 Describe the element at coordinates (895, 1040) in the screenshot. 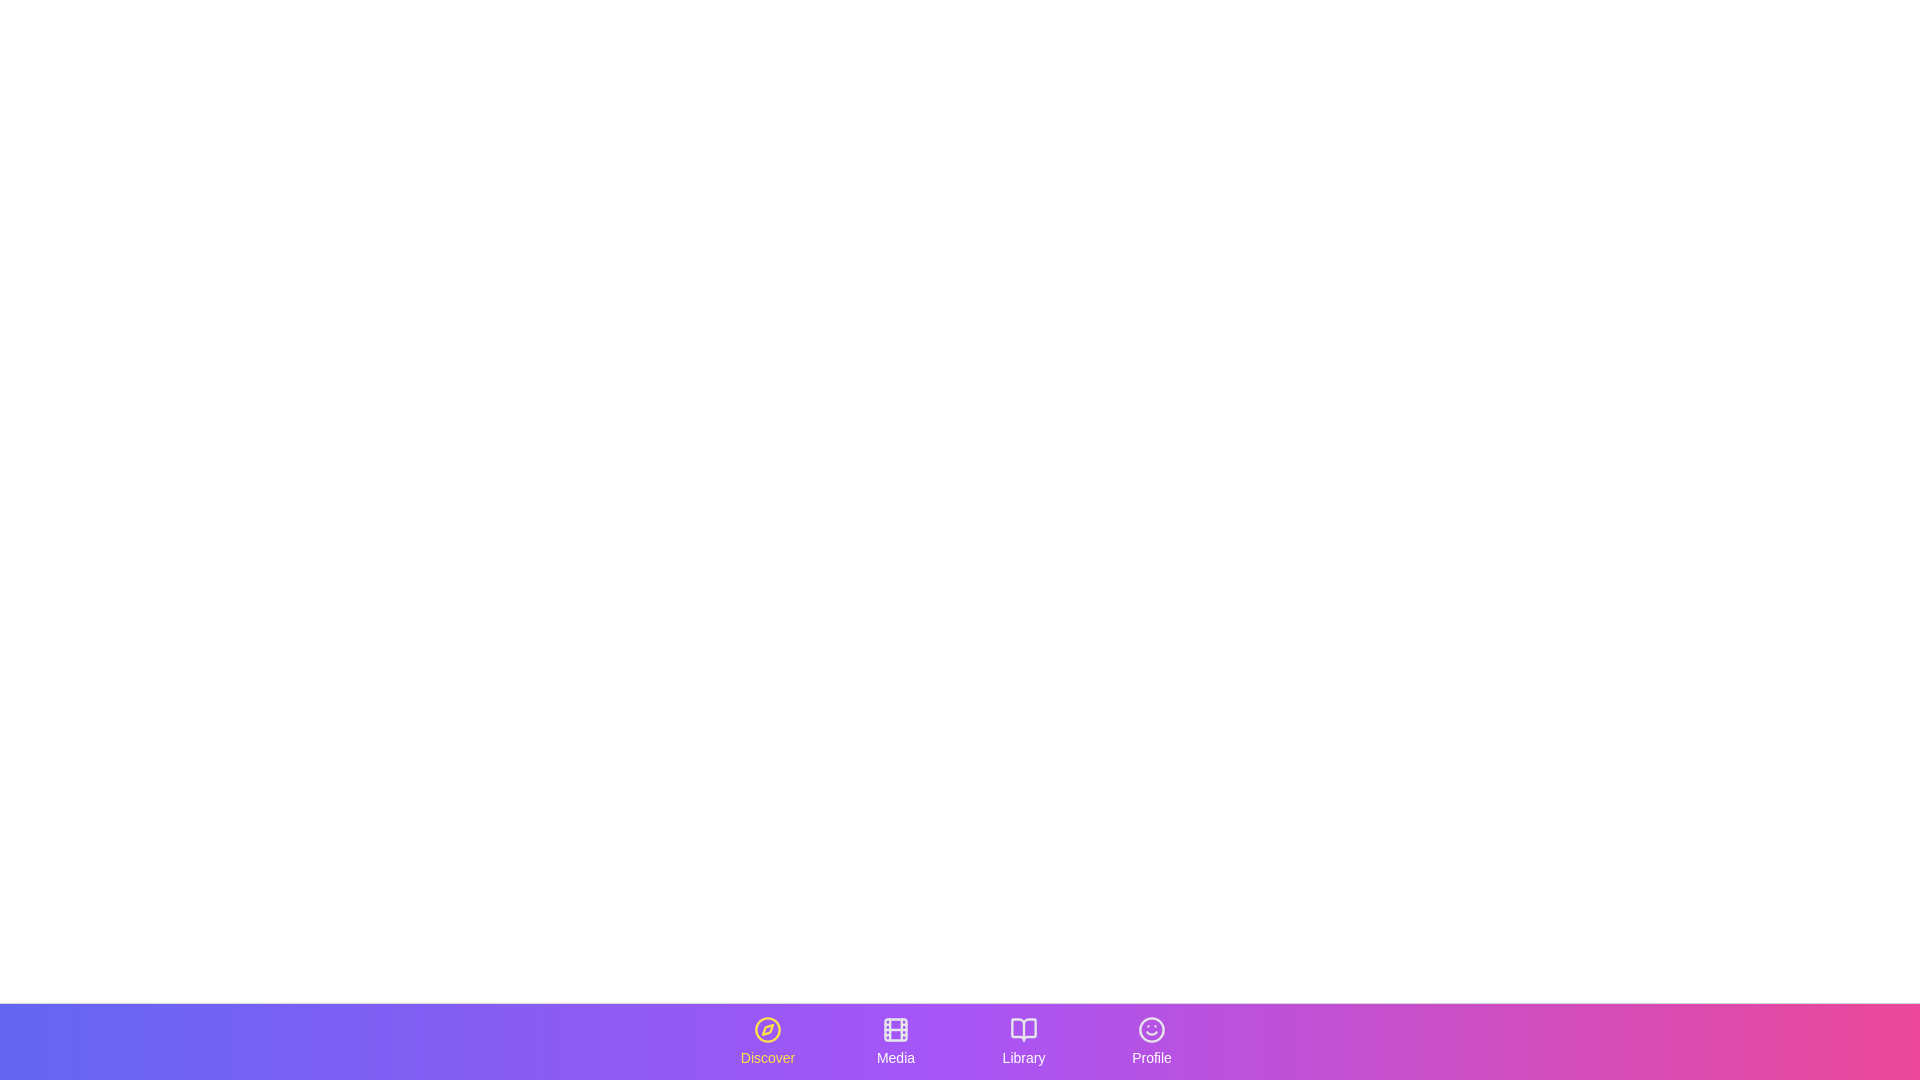

I see `the tab labeled Media to observe the hover animation effect` at that location.